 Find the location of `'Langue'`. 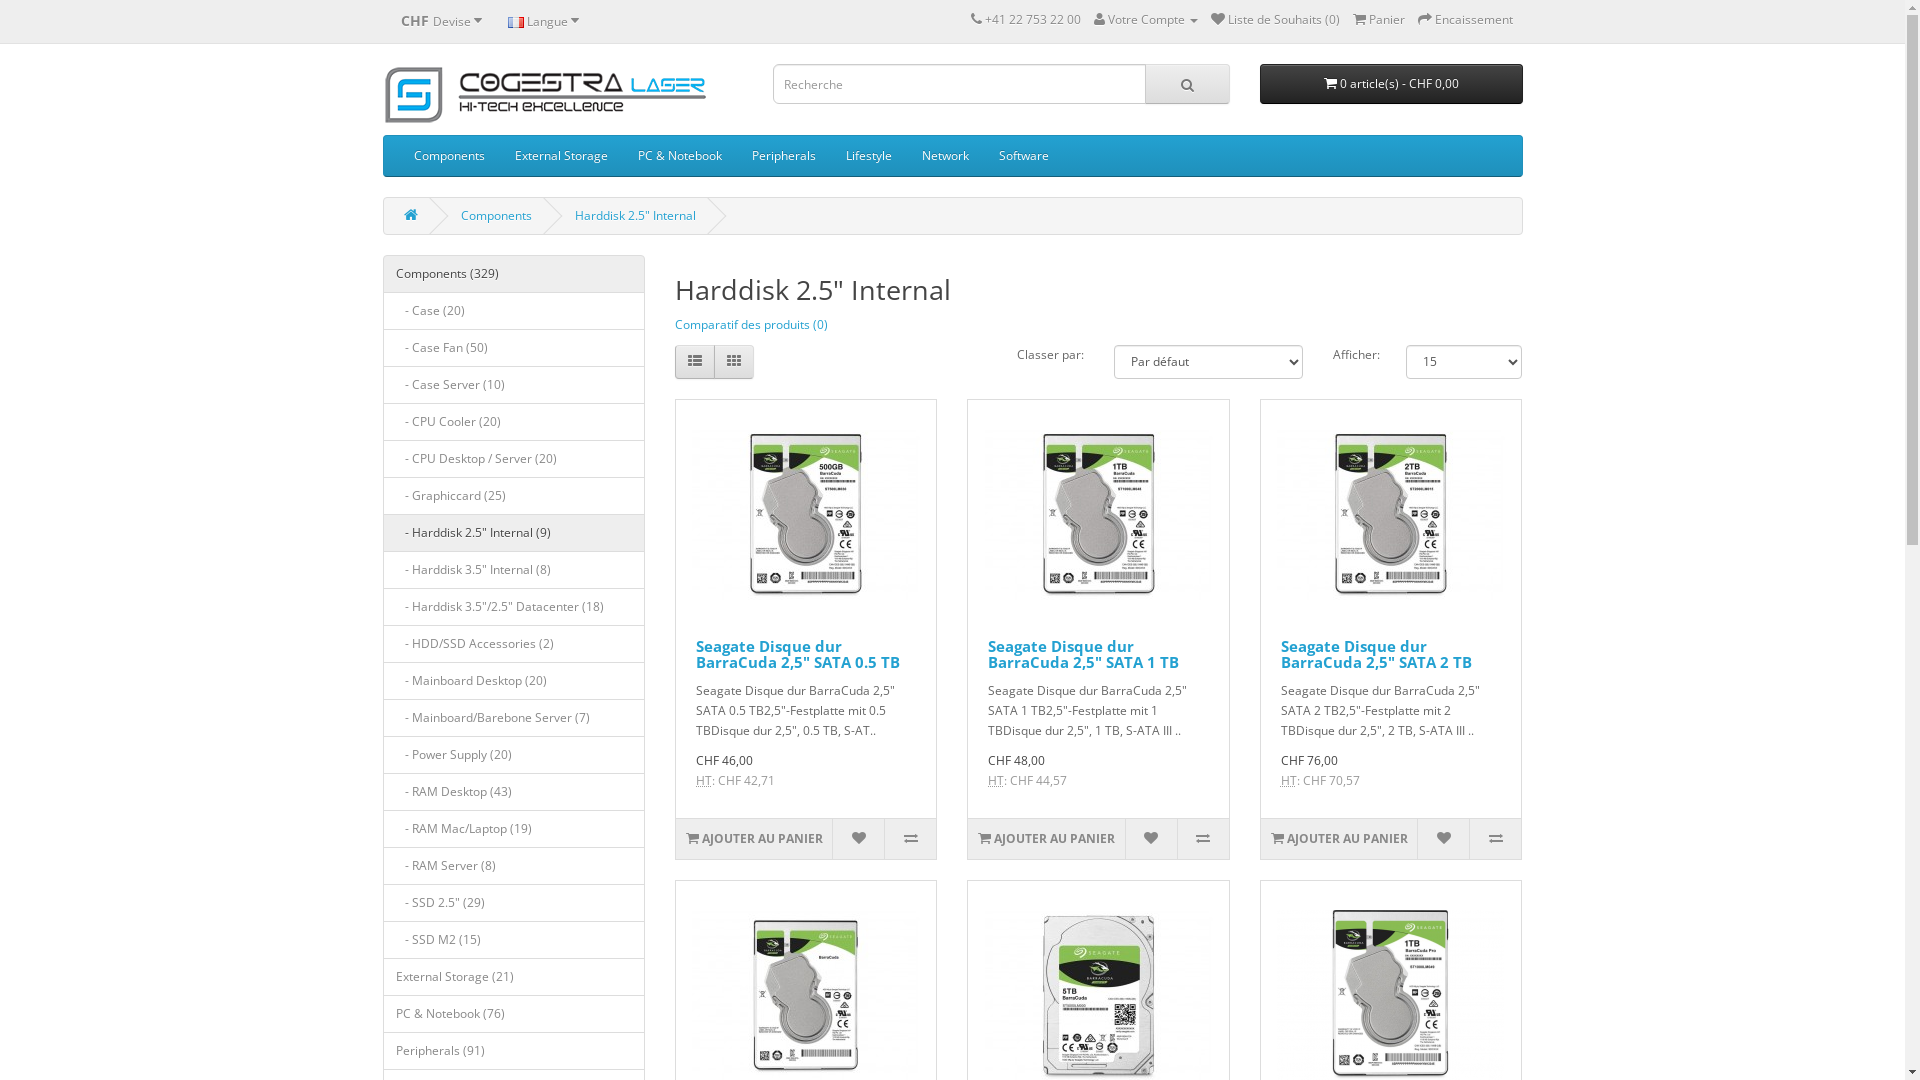

'Langue' is located at coordinates (542, 20).